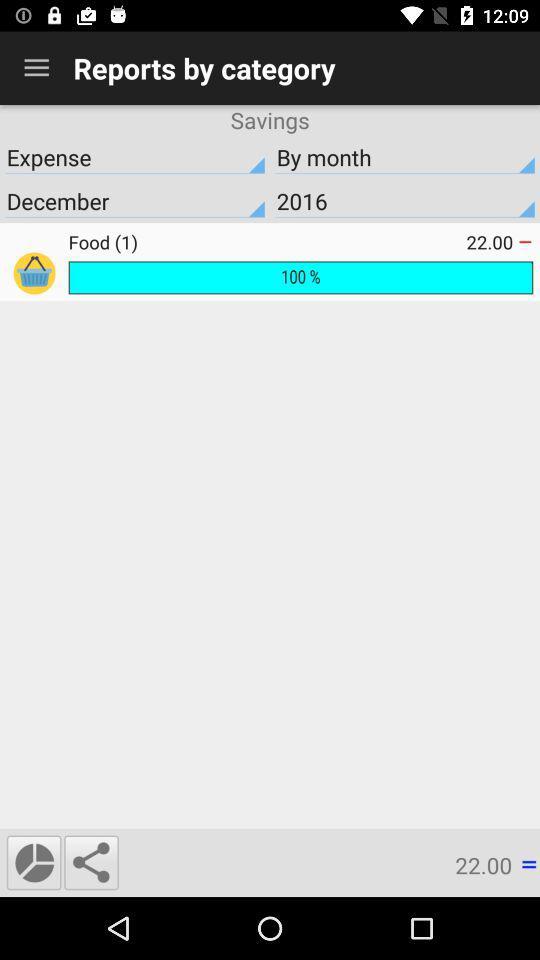 The height and width of the screenshot is (960, 540). What do you see at coordinates (299, 276) in the screenshot?
I see `icon below food (1) icon` at bounding box center [299, 276].